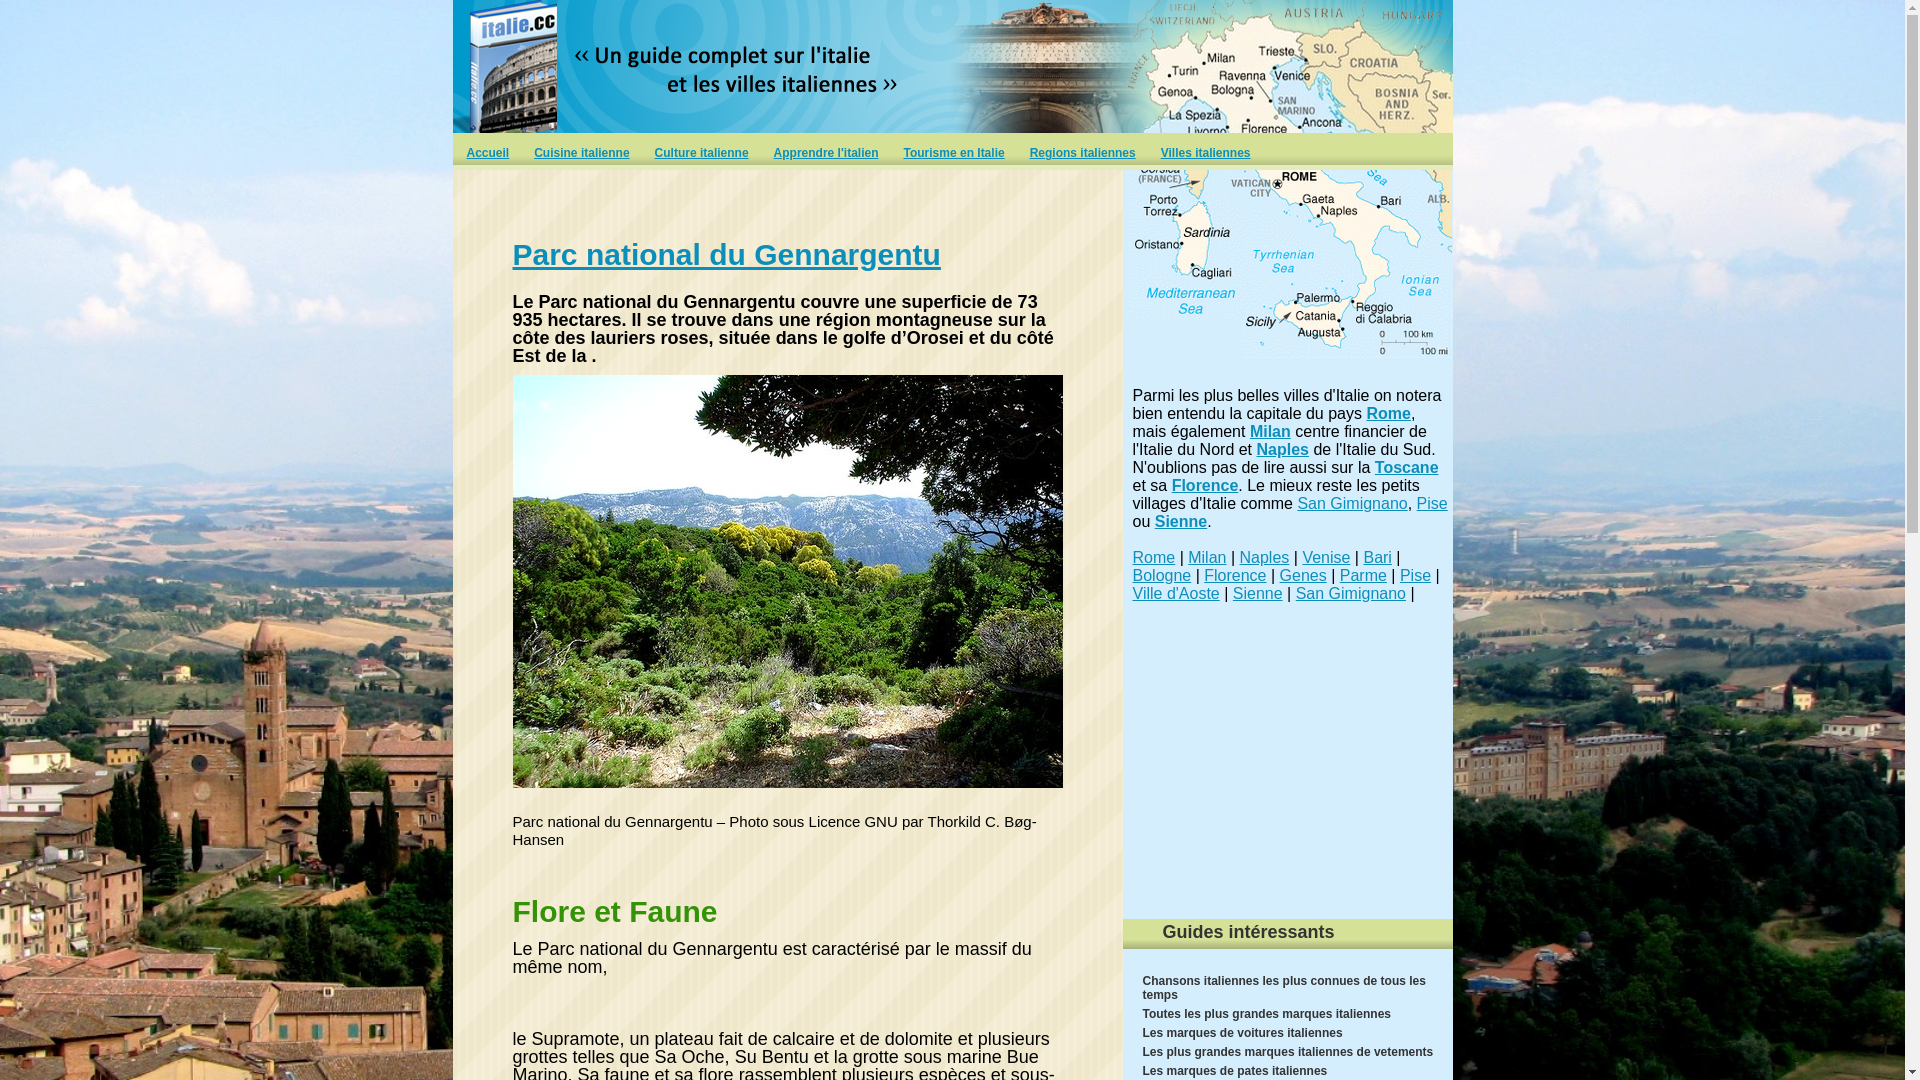 The width and height of the screenshot is (1920, 1080). Describe the element at coordinates (1352, 502) in the screenshot. I see `'San Gimignano'` at that location.